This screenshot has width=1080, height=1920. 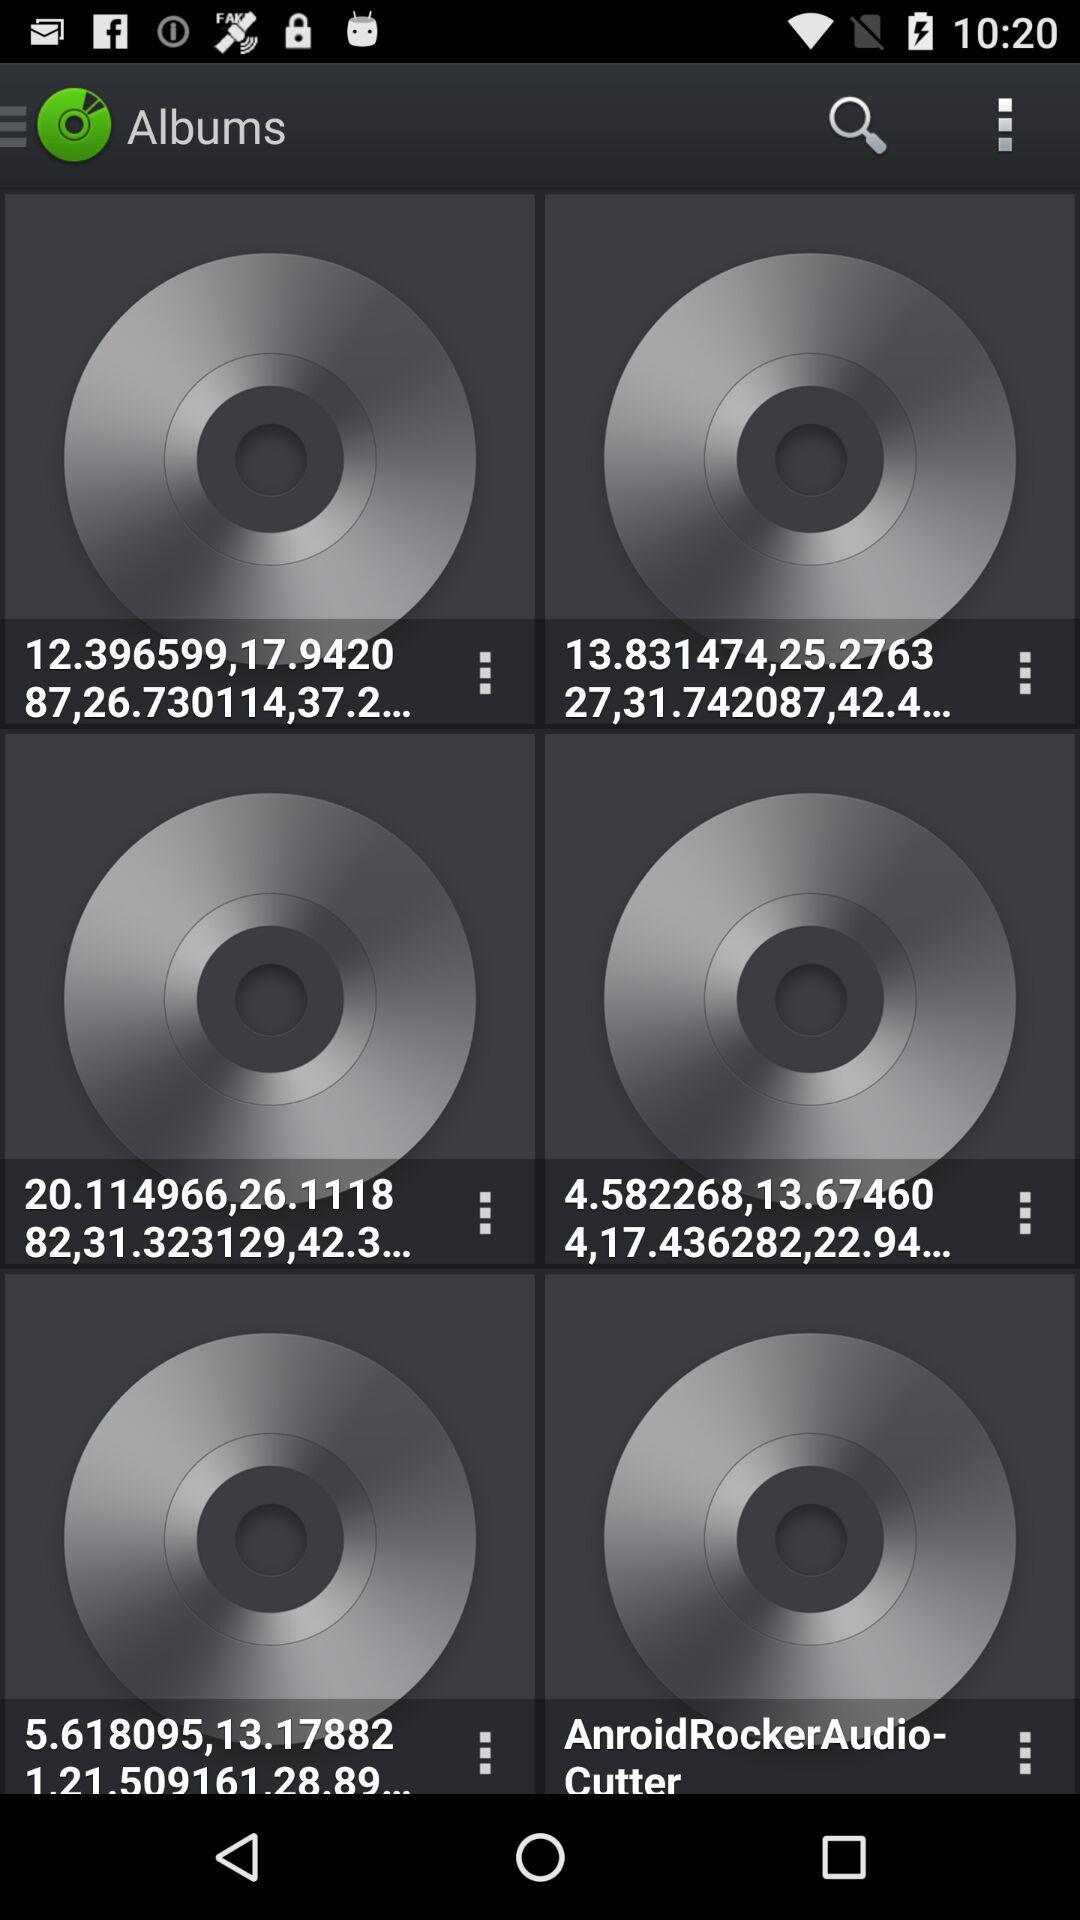 I want to click on the search button, so click(x=858, y=124).